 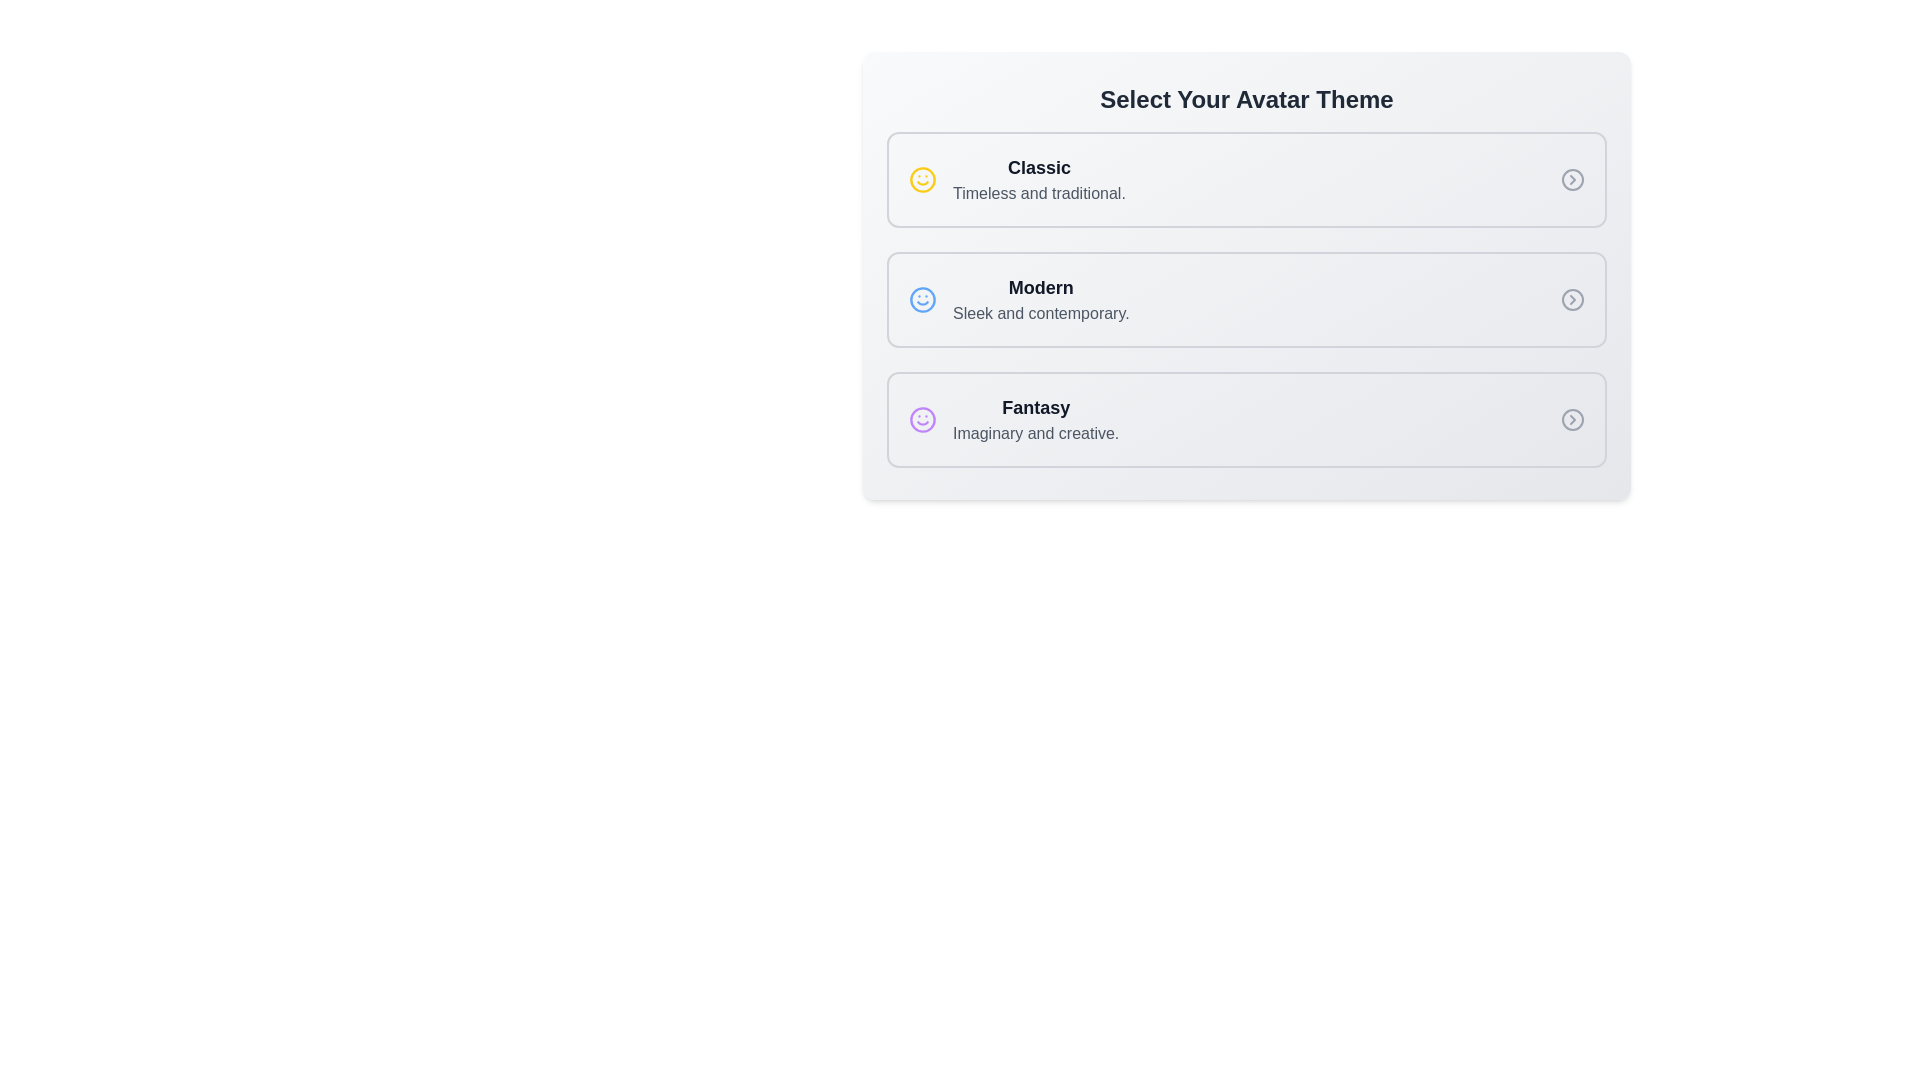 What do you see at coordinates (1040, 300) in the screenshot?
I see `text label for the 'Modern' avatar theme, which is located in the second selectable card of the avatar theme options` at bounding box center [1040, 300].